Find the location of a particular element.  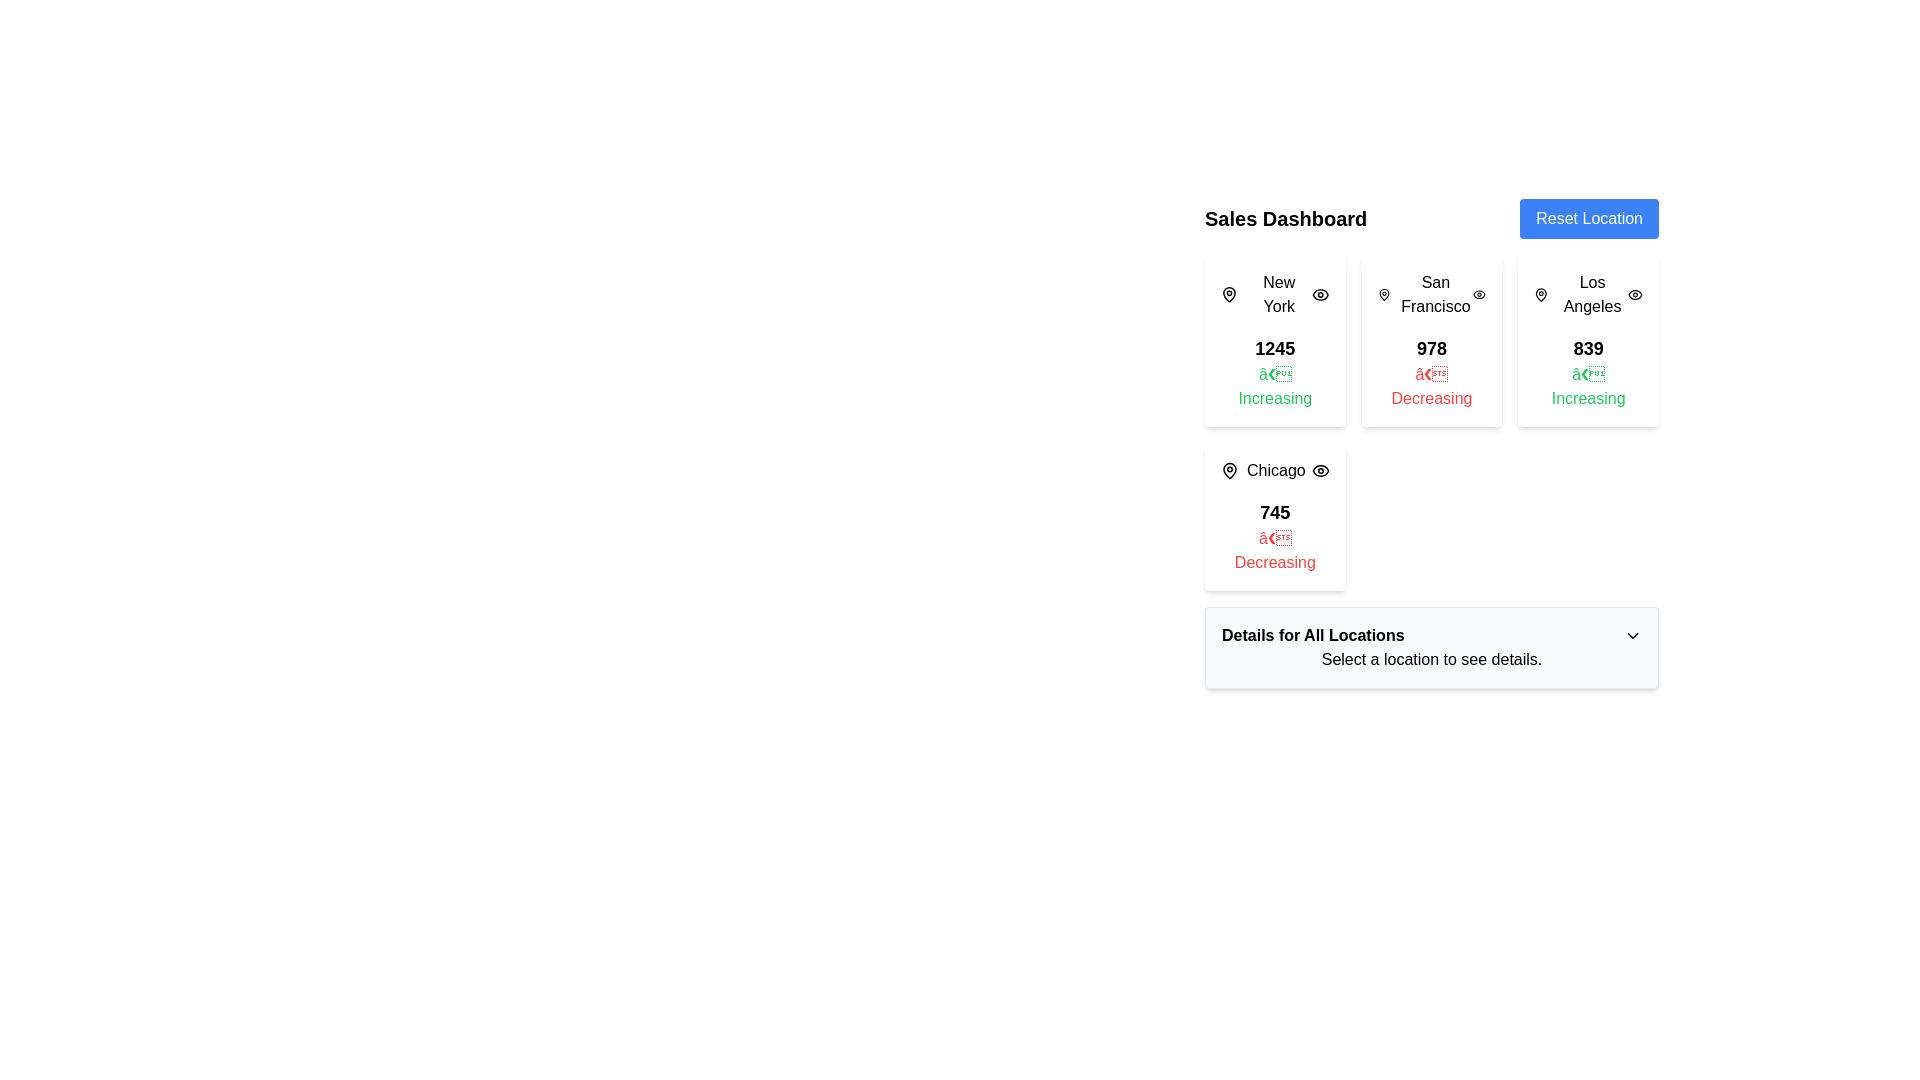

displayed number from the Numeric Text Display that shows the sales or performance metric for the Chicago location, positioned in the second row of the dashboard grid is located at coordinates (1274, 512).